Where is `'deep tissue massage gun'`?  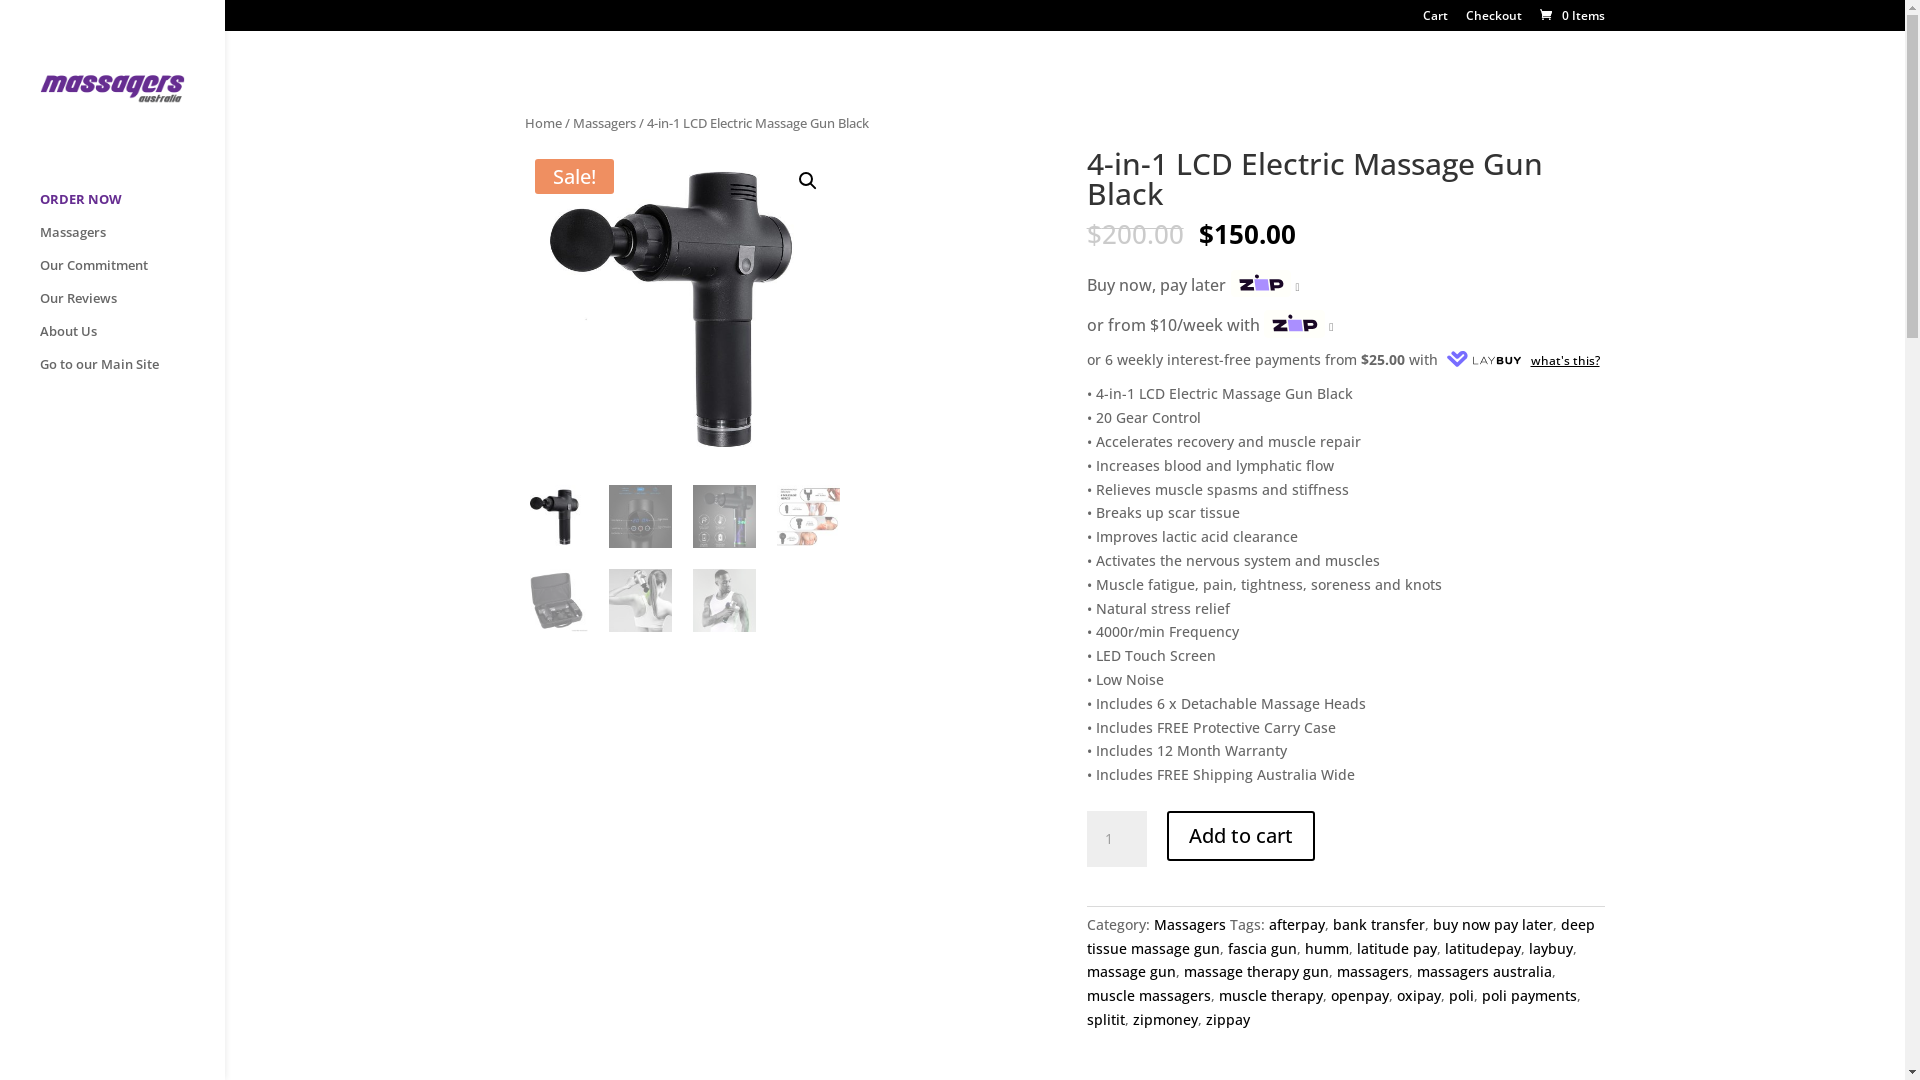 'deep tissue massage gun' is located at coordinates (1340, 936).